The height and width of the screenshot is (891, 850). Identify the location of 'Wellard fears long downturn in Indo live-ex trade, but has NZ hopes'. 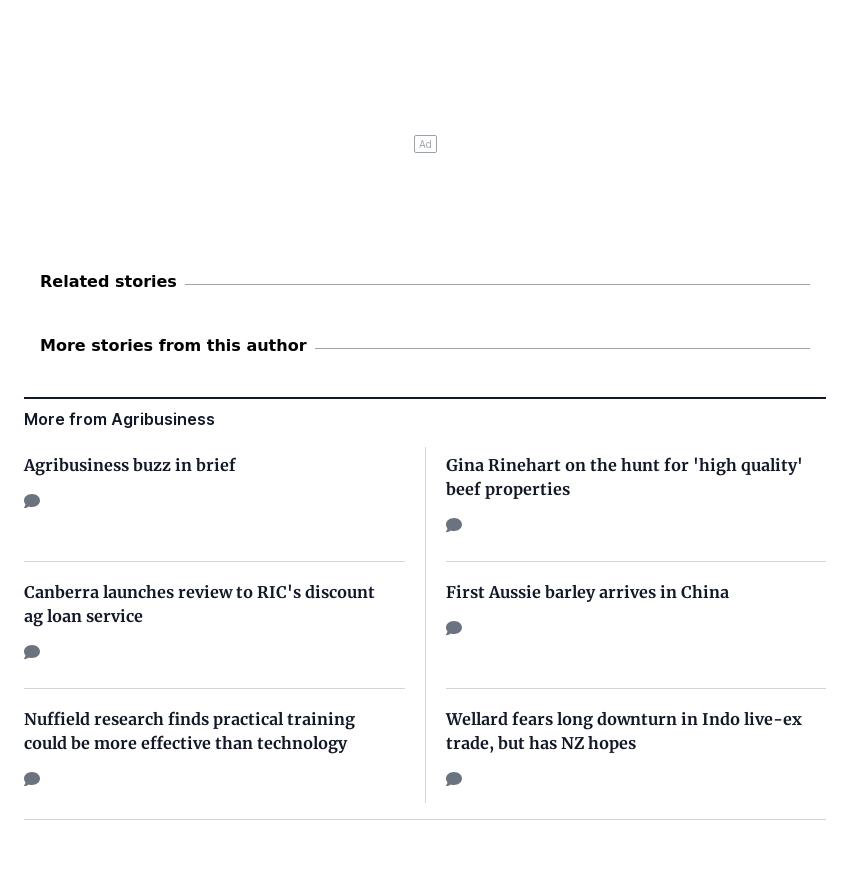
(622, 729).